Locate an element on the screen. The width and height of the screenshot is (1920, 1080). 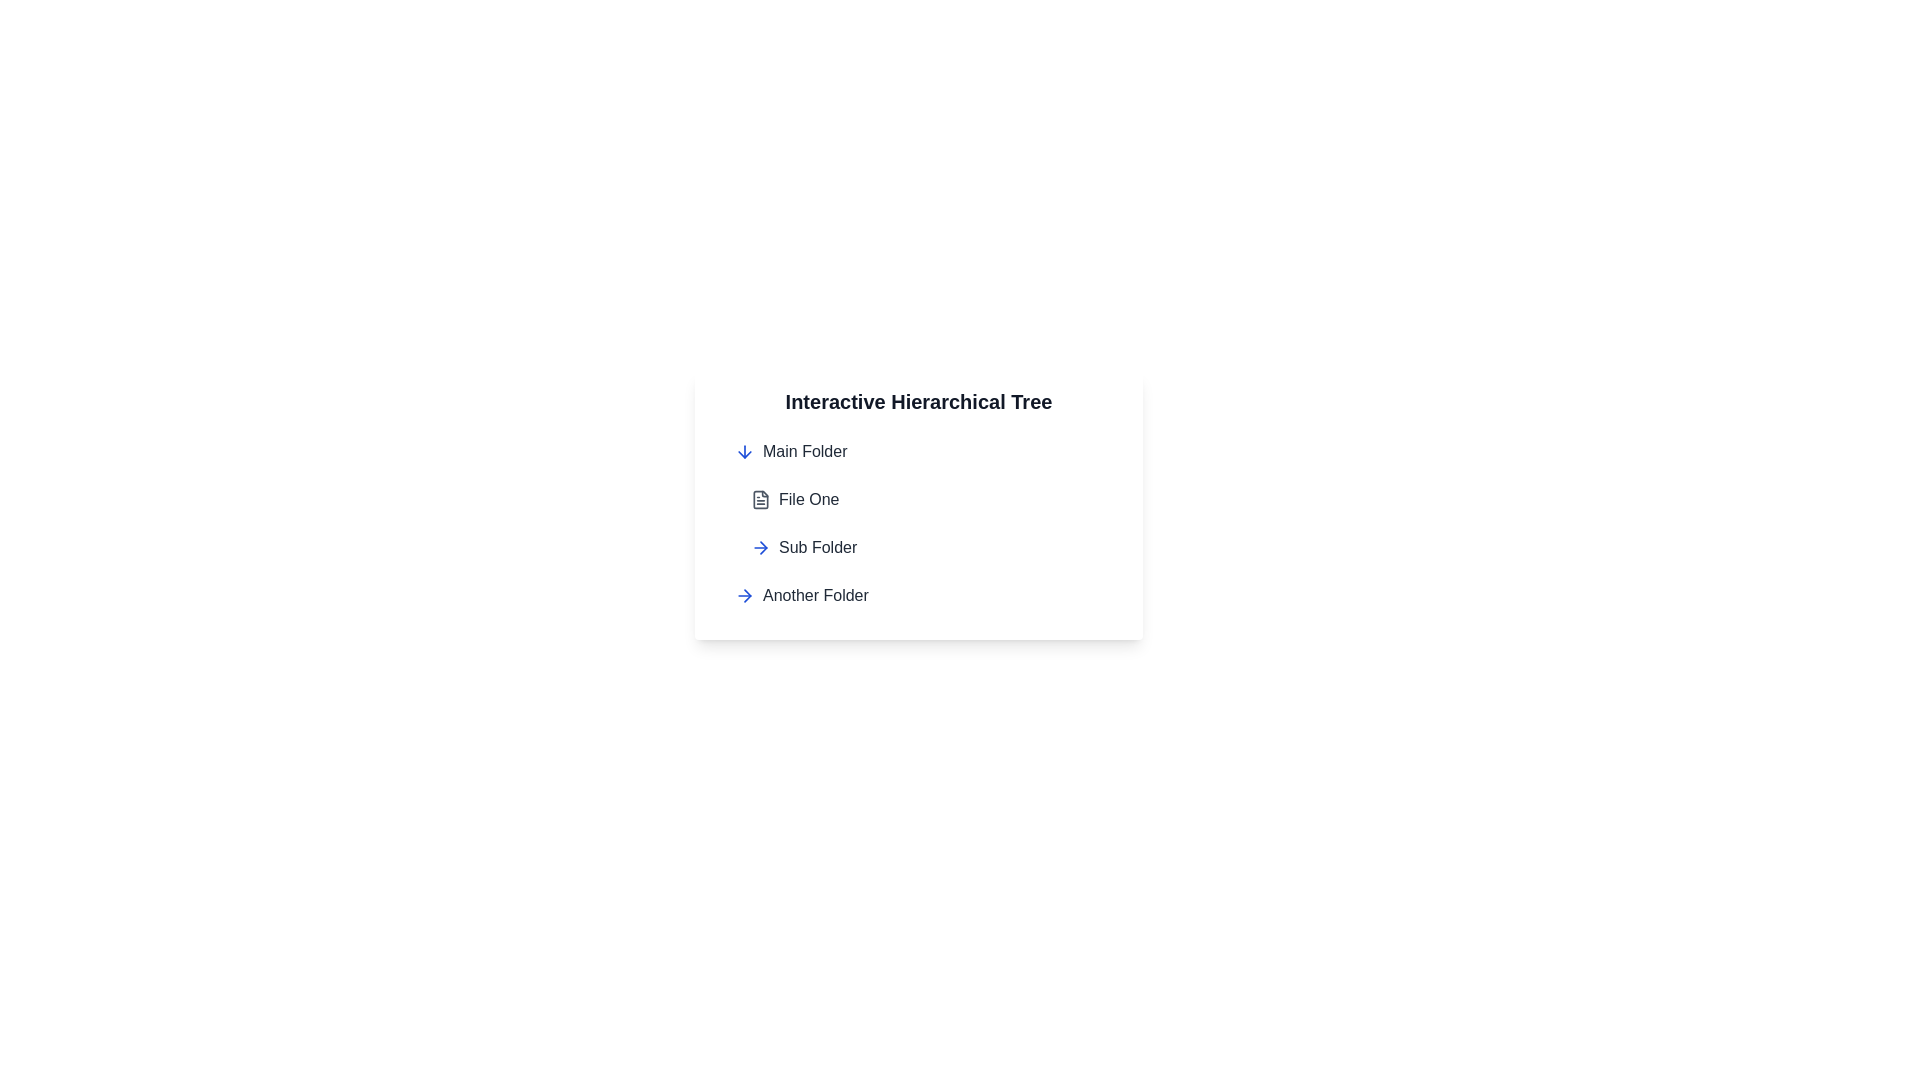
the tree node entry labeled 'Another Folder' is located at coordinates (925, 595).